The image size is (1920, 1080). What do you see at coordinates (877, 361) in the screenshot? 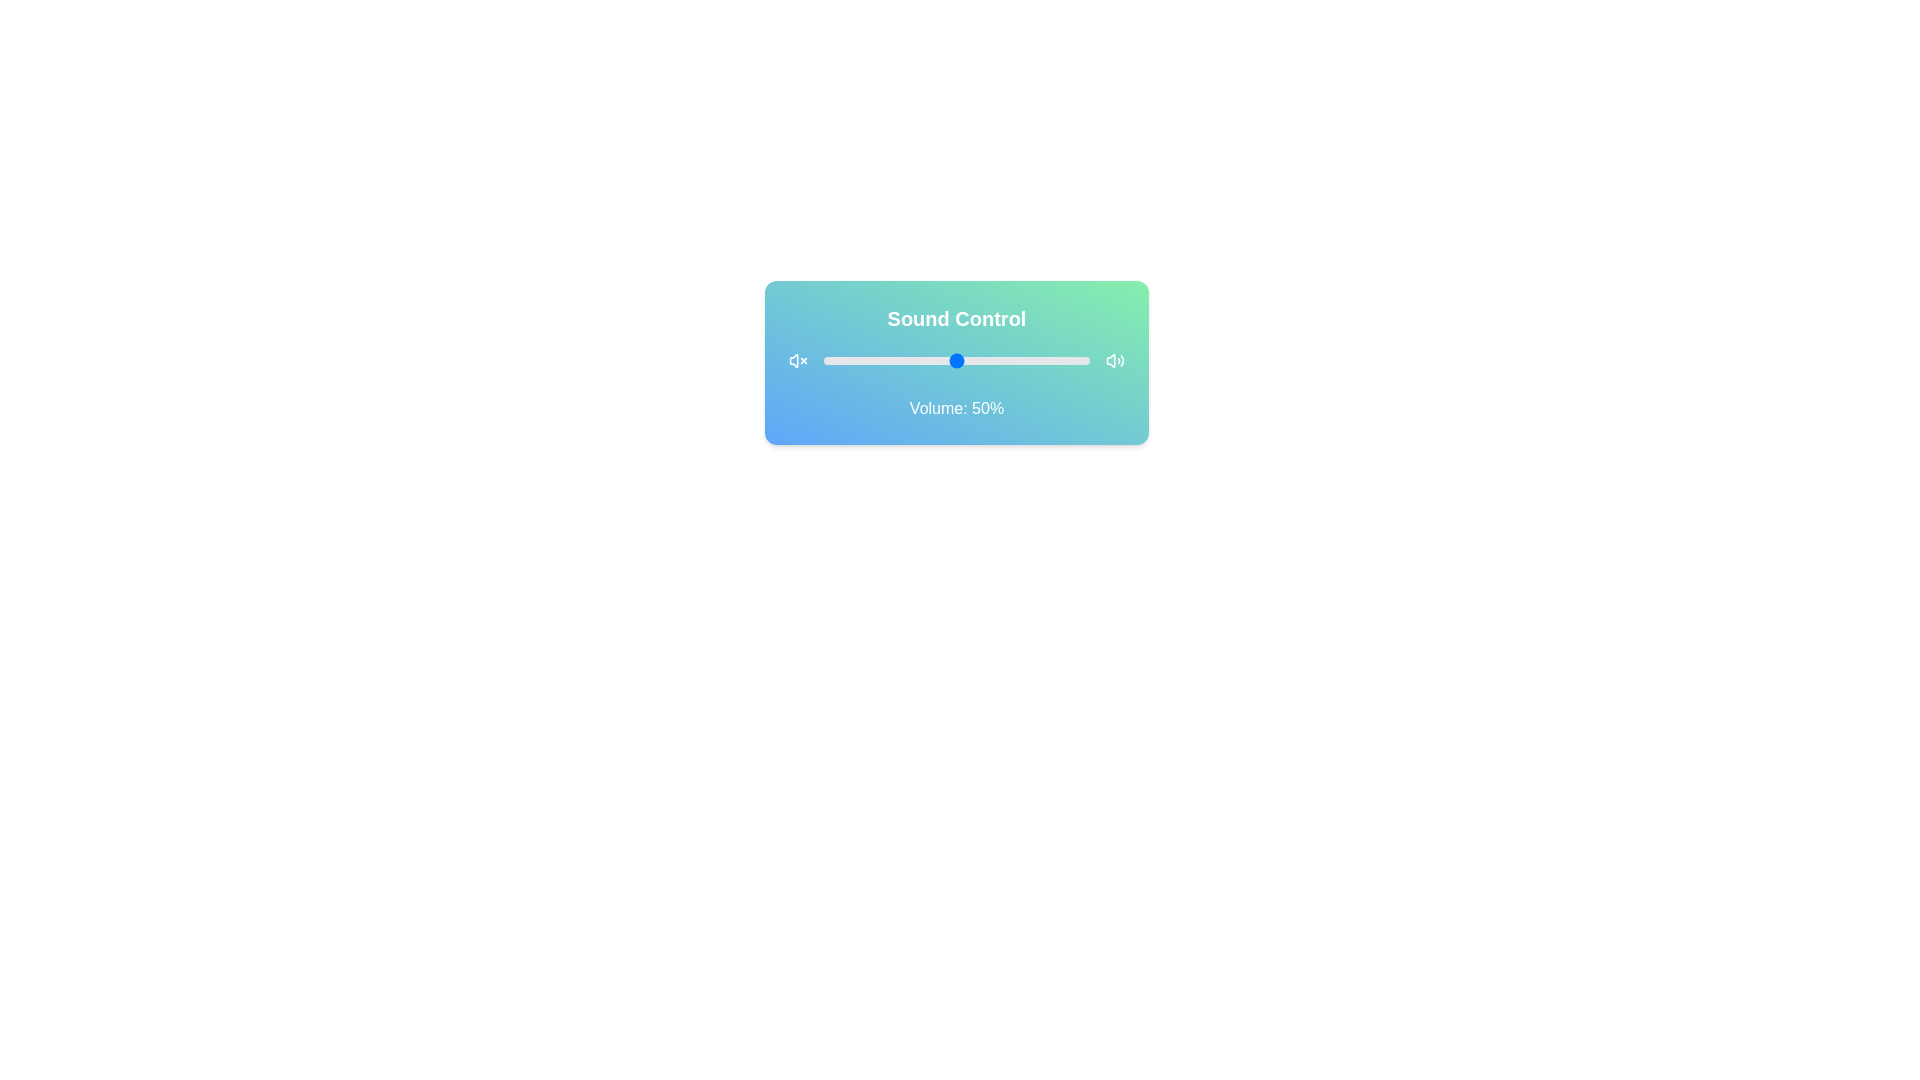
I see `the volume slider` at bounding box center [877, 361].